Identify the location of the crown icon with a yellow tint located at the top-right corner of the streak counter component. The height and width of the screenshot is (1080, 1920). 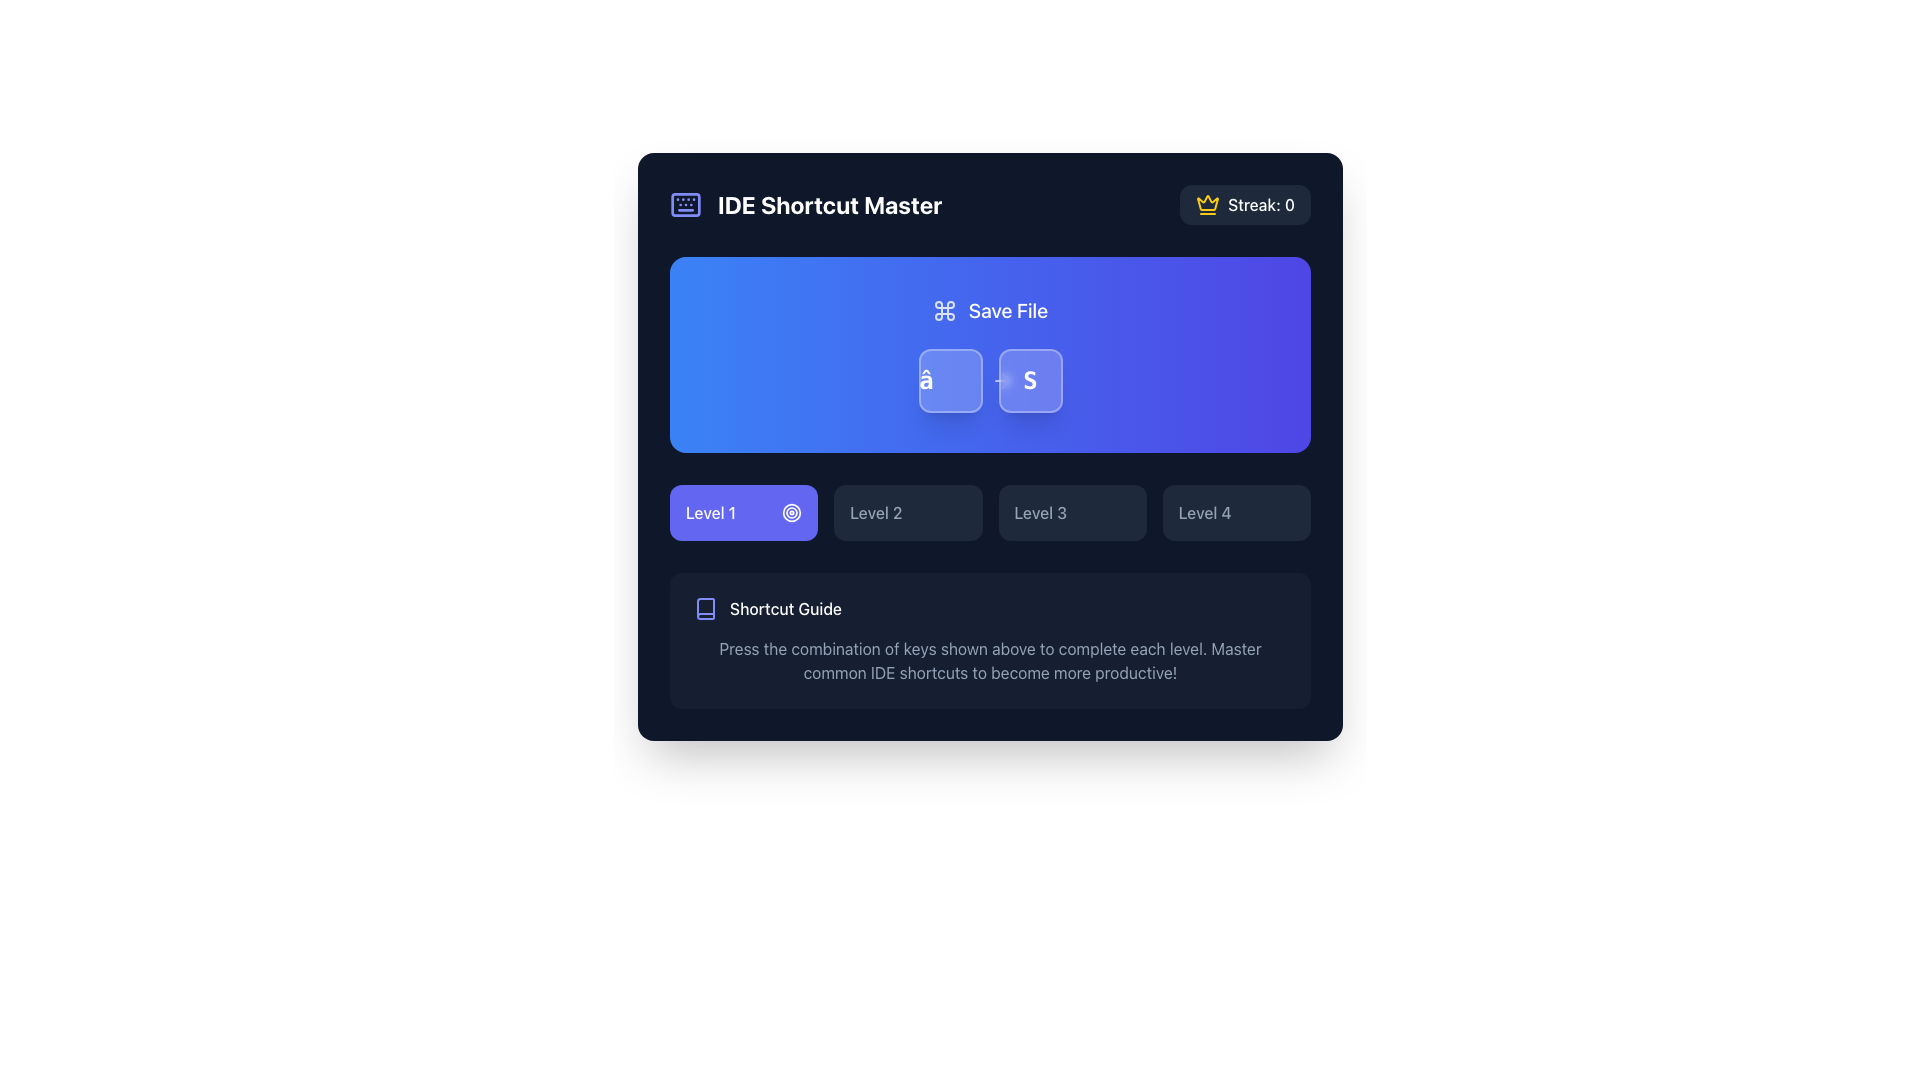
(1207, 203).